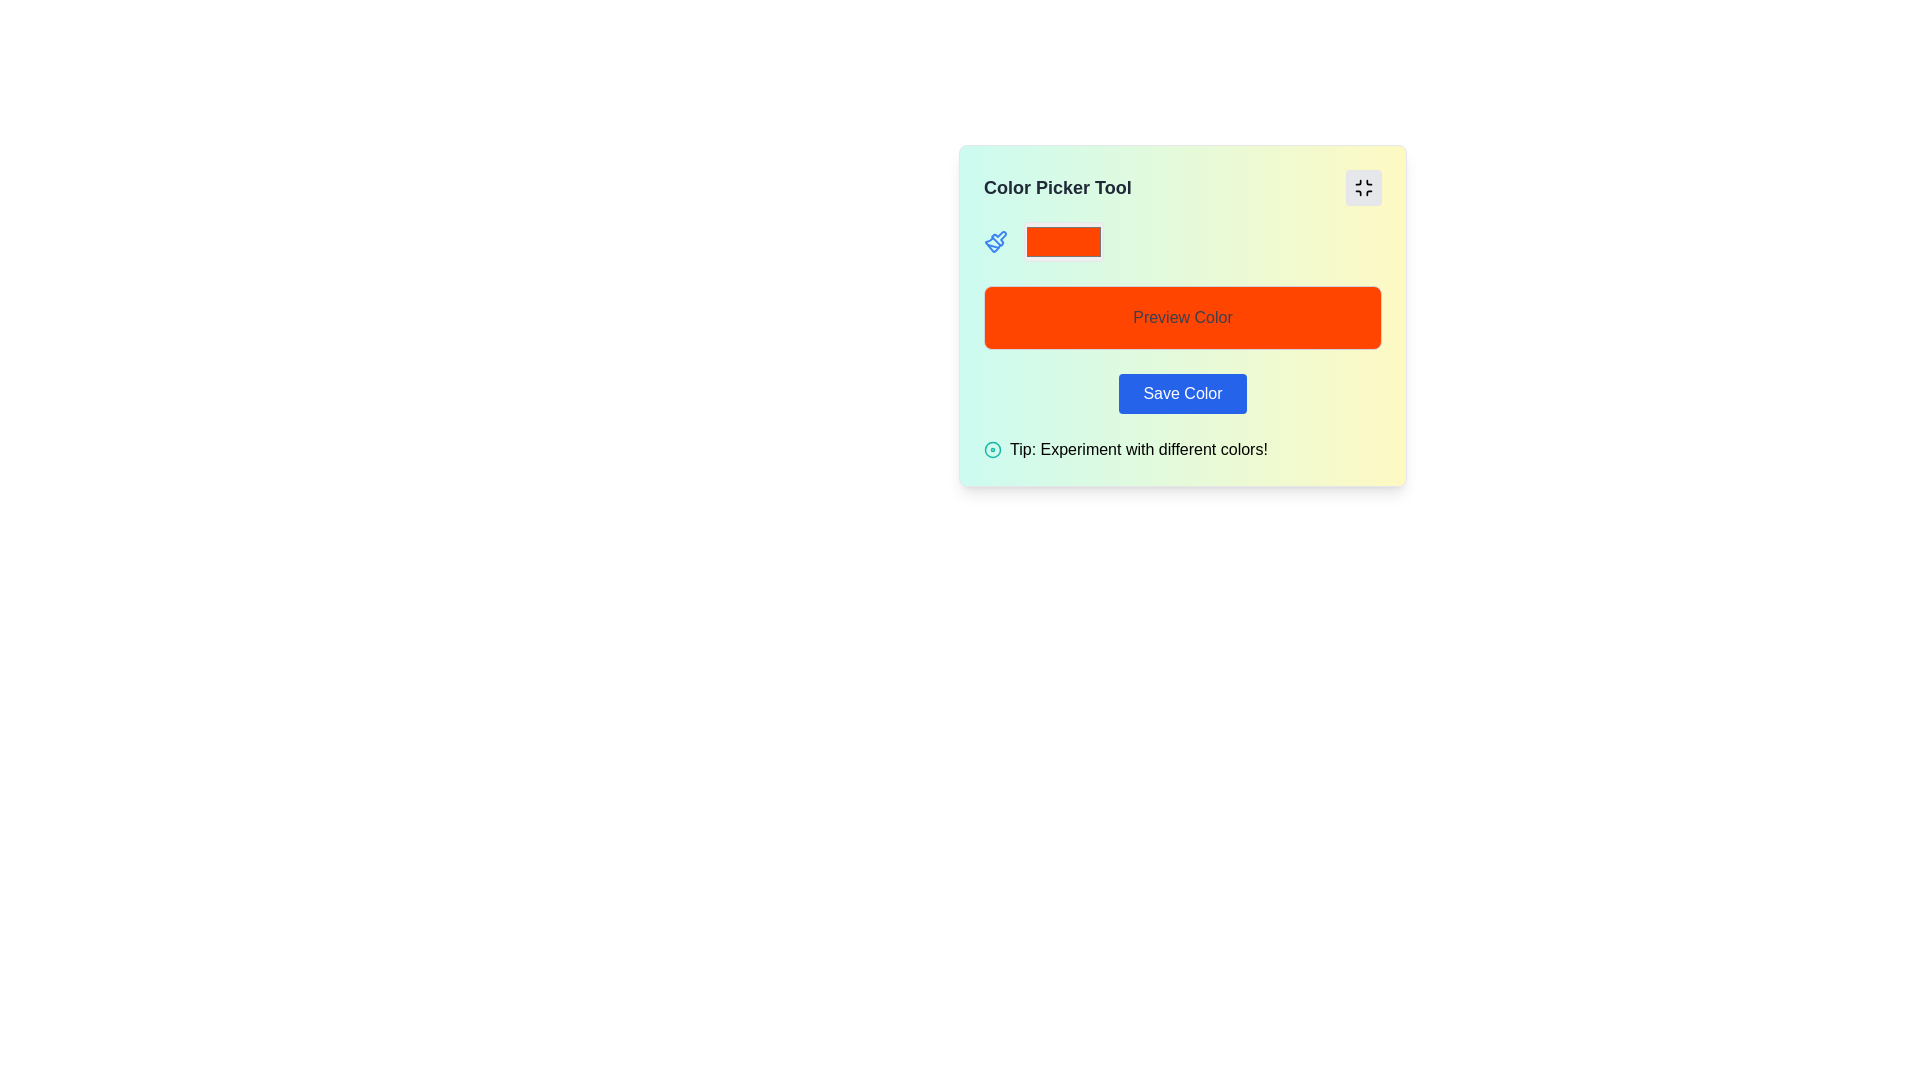  Describe the element at coordinates (1063, 241) in the screenshot. I see `the color picker located within the 'Color Picker Tool' box` at that location.